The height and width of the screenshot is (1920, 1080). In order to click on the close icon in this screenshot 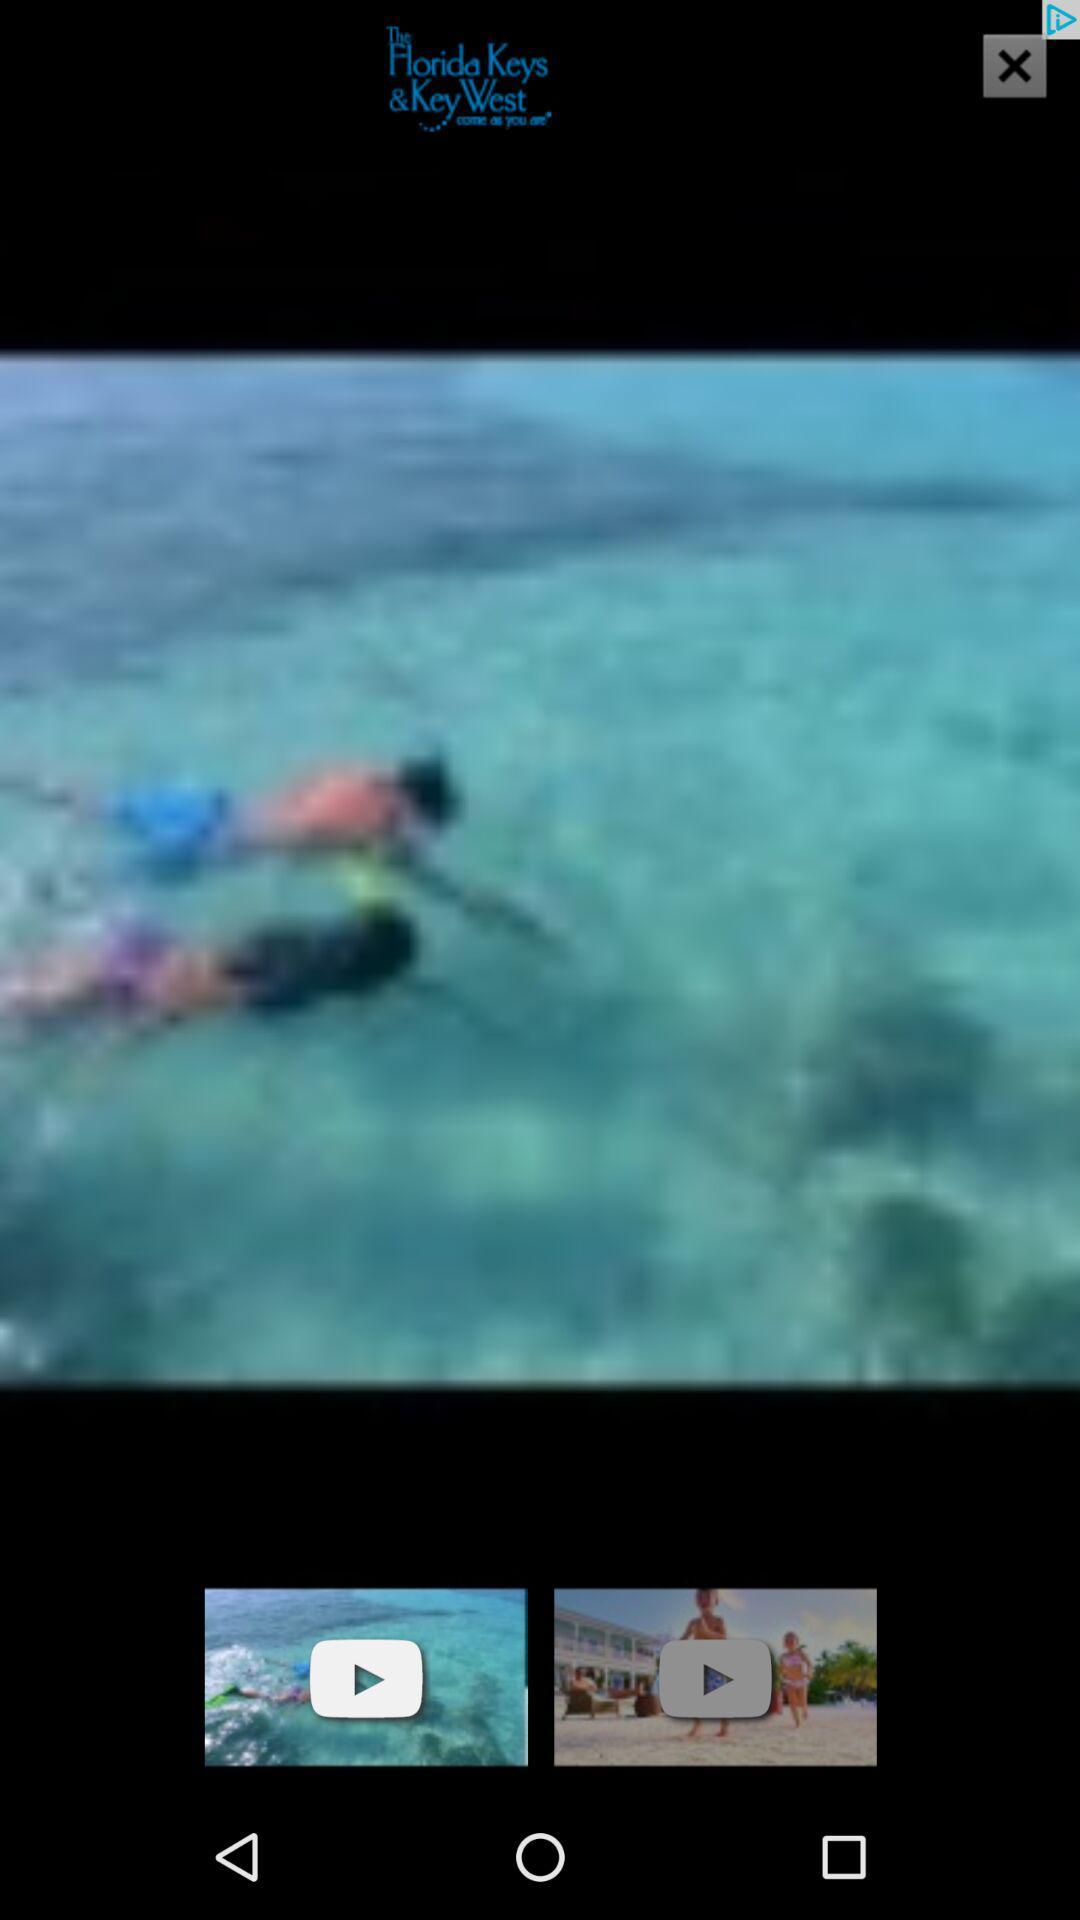, I will do `click(1014, 70)`.